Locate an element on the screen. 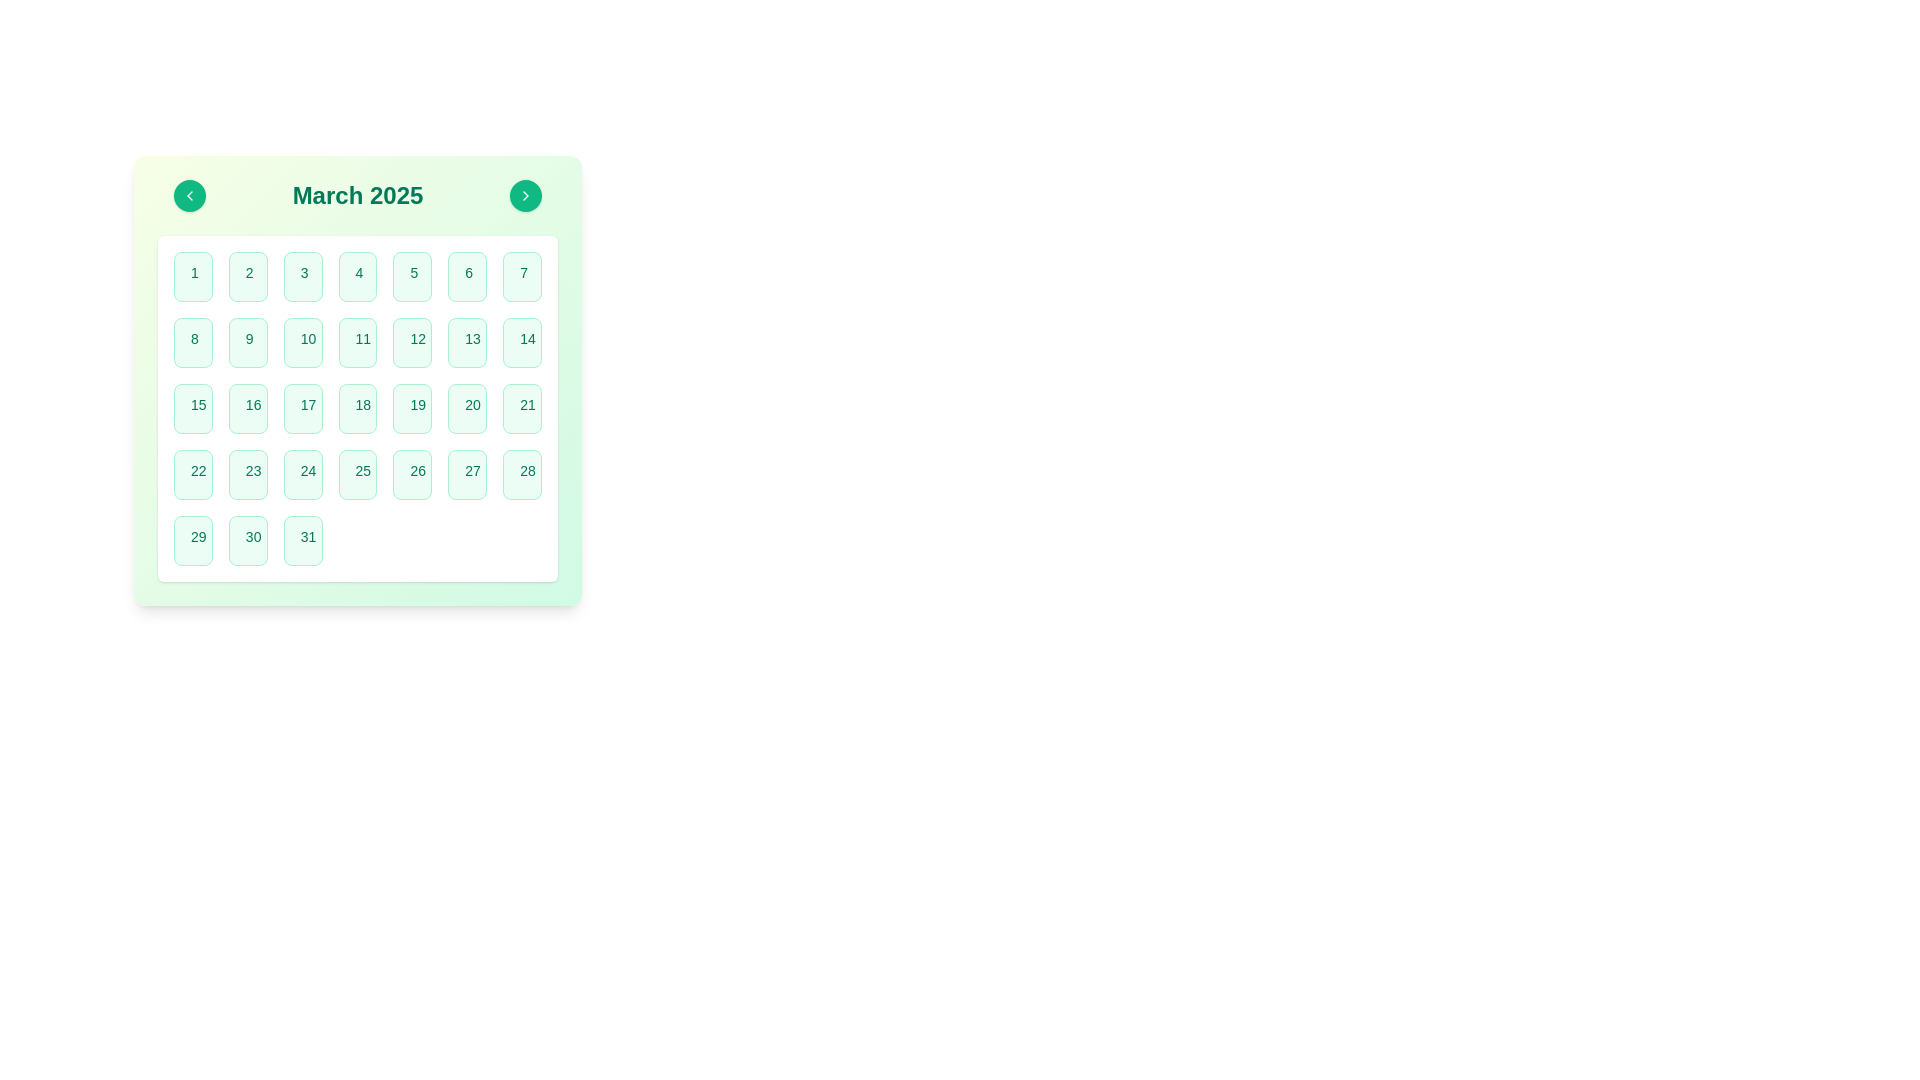 Image resolution: width=1920 pixels, height=1080 pixels. the text label displaying the number '9' in green, positioned at the center of the ninth cell in the calendar grid is located at coordinates (248, 338).